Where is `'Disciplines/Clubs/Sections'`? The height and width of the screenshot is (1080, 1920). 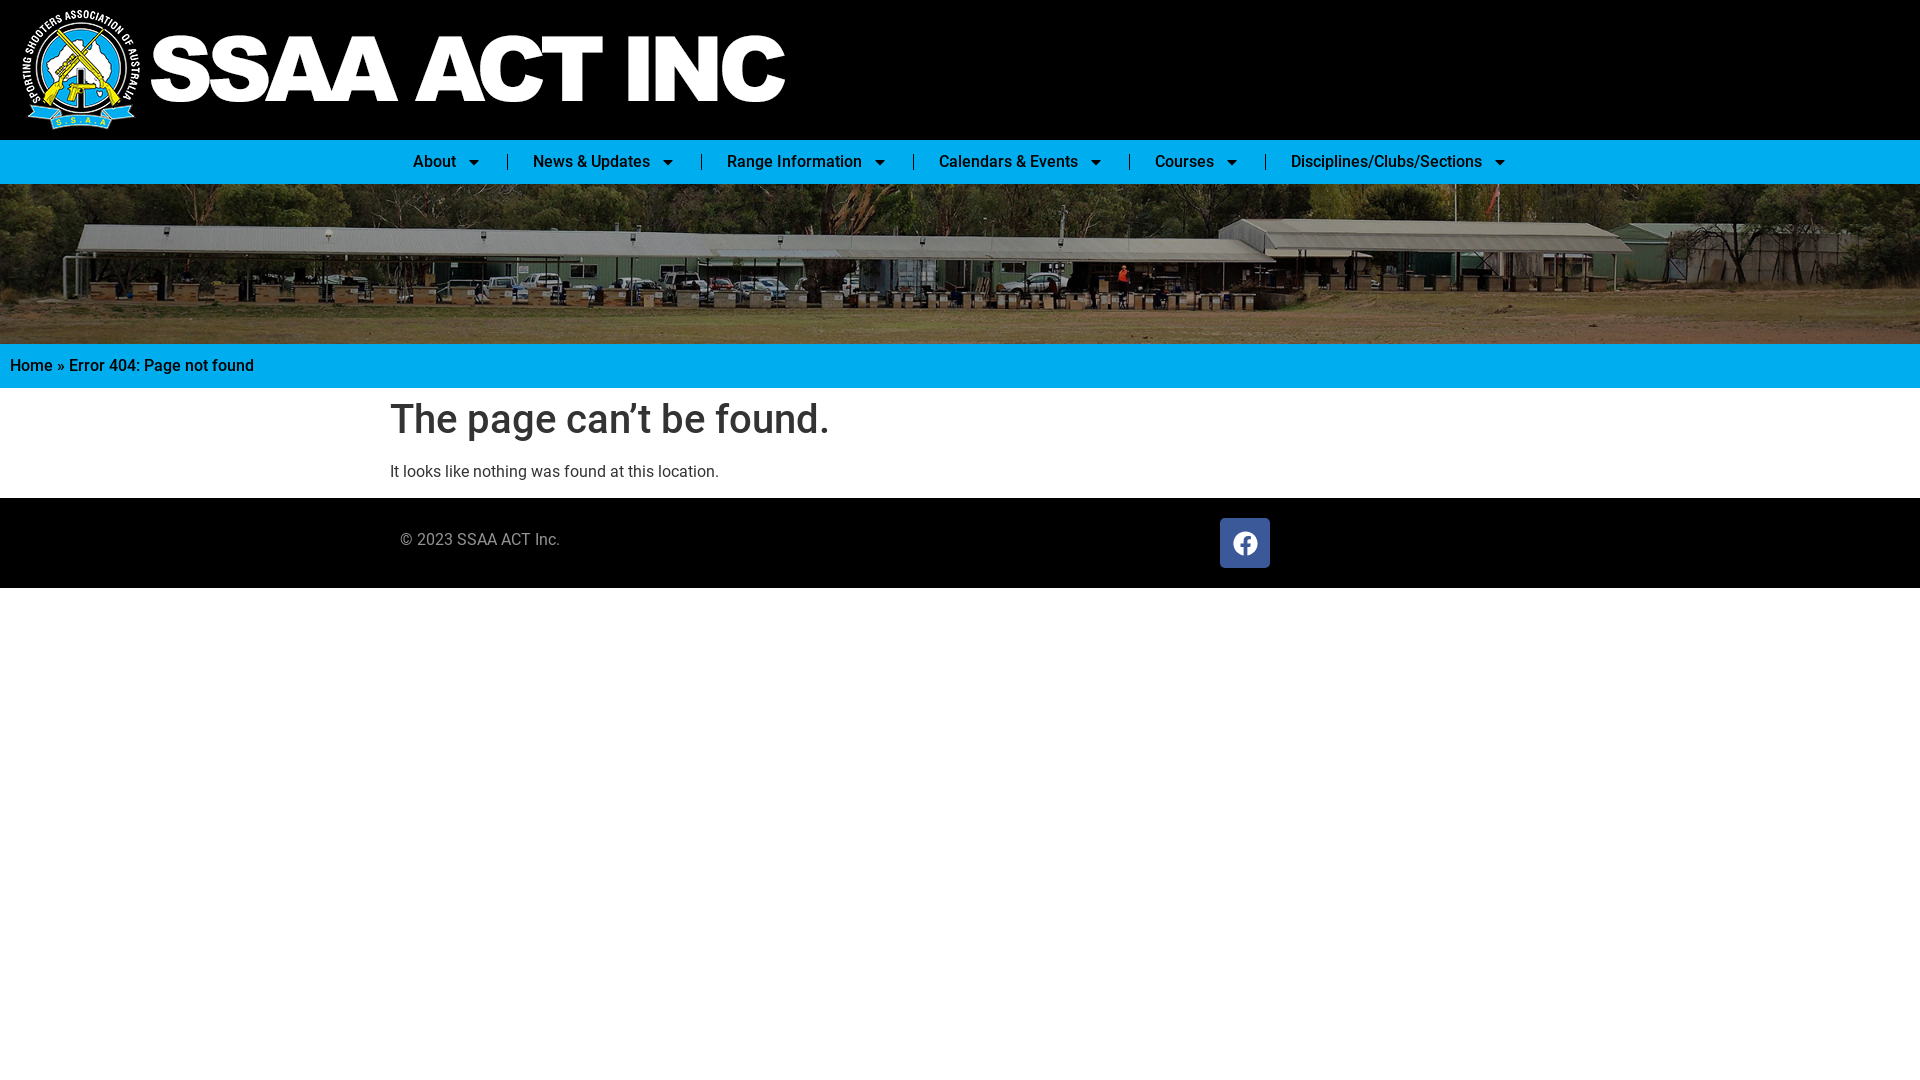
'Disciplines/Clubs/Sections' is located at coordinates (1269, 161).